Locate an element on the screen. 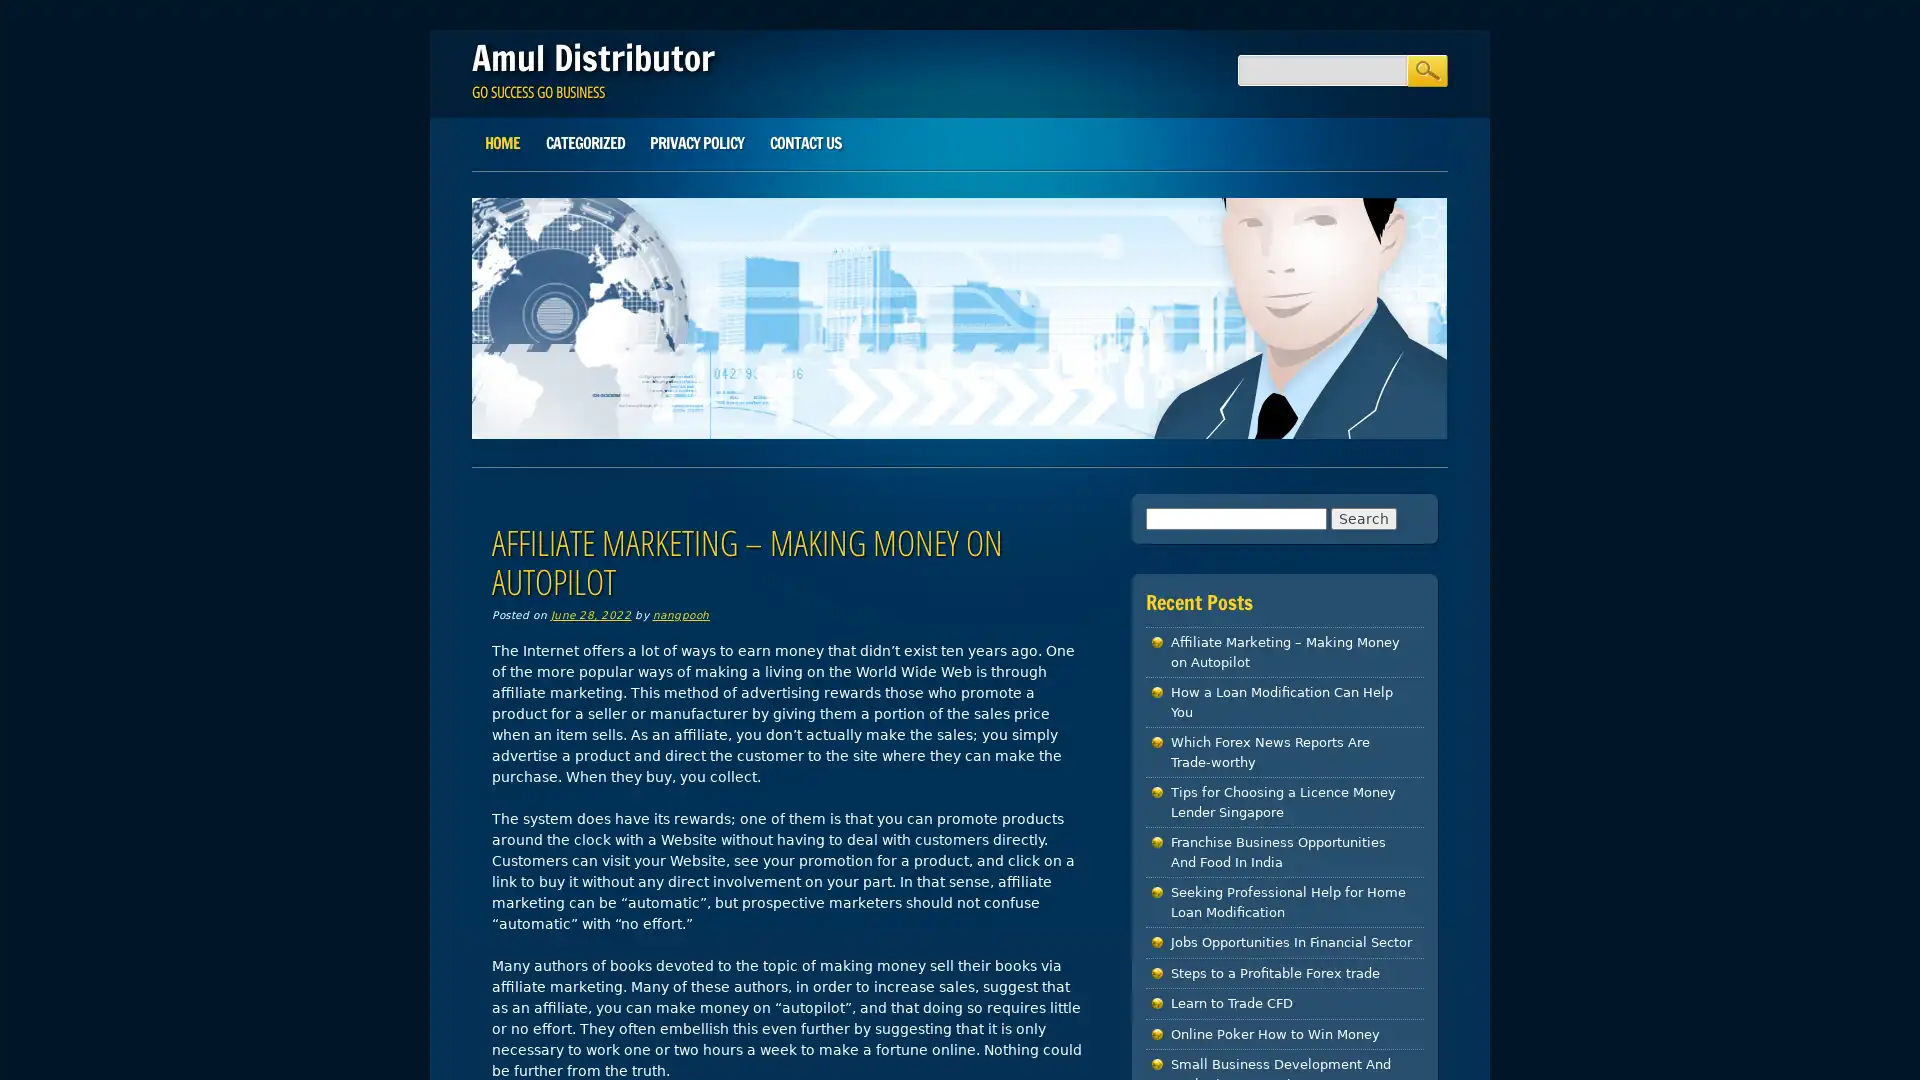 This screenshot has height=1080, width=1920. Search is located at coordinates (1362, 516).